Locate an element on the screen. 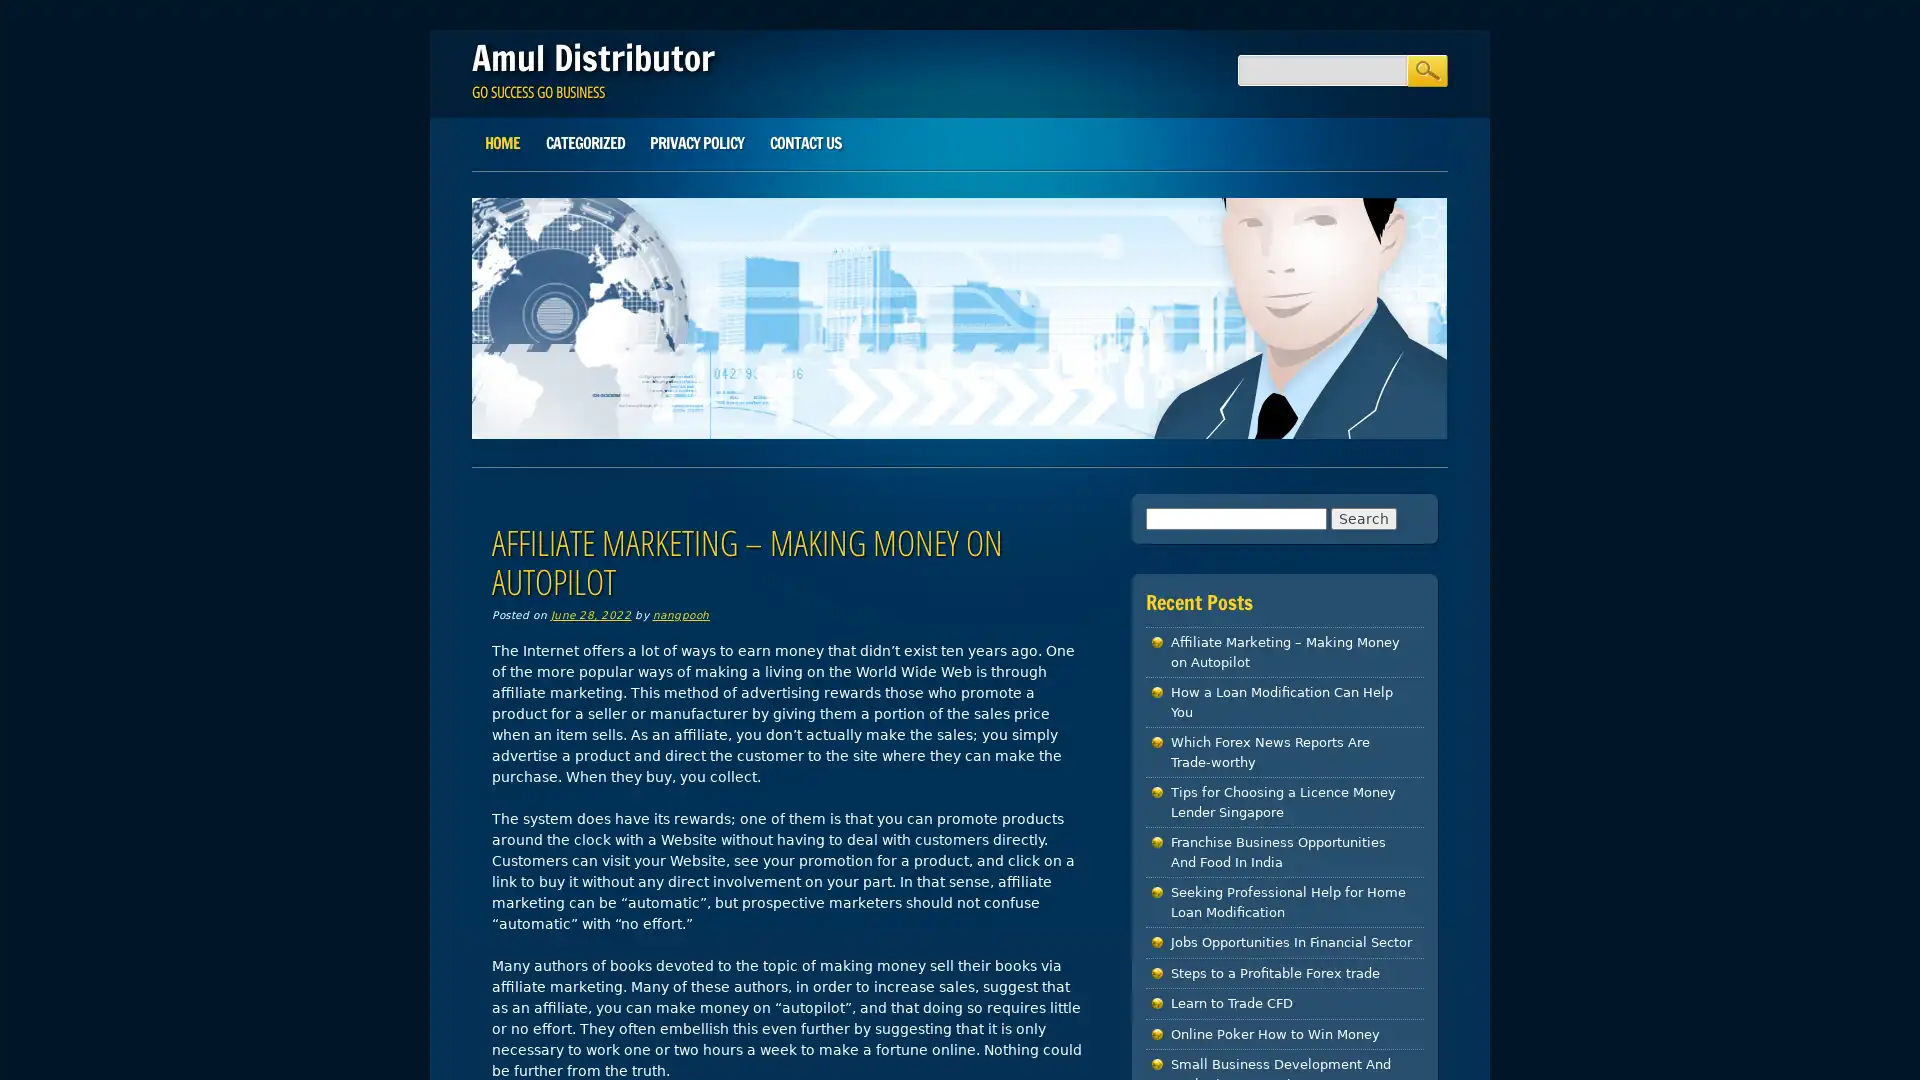 This screenshot has height=1080, width=1920. Search is located at coordinates (1362, 516).